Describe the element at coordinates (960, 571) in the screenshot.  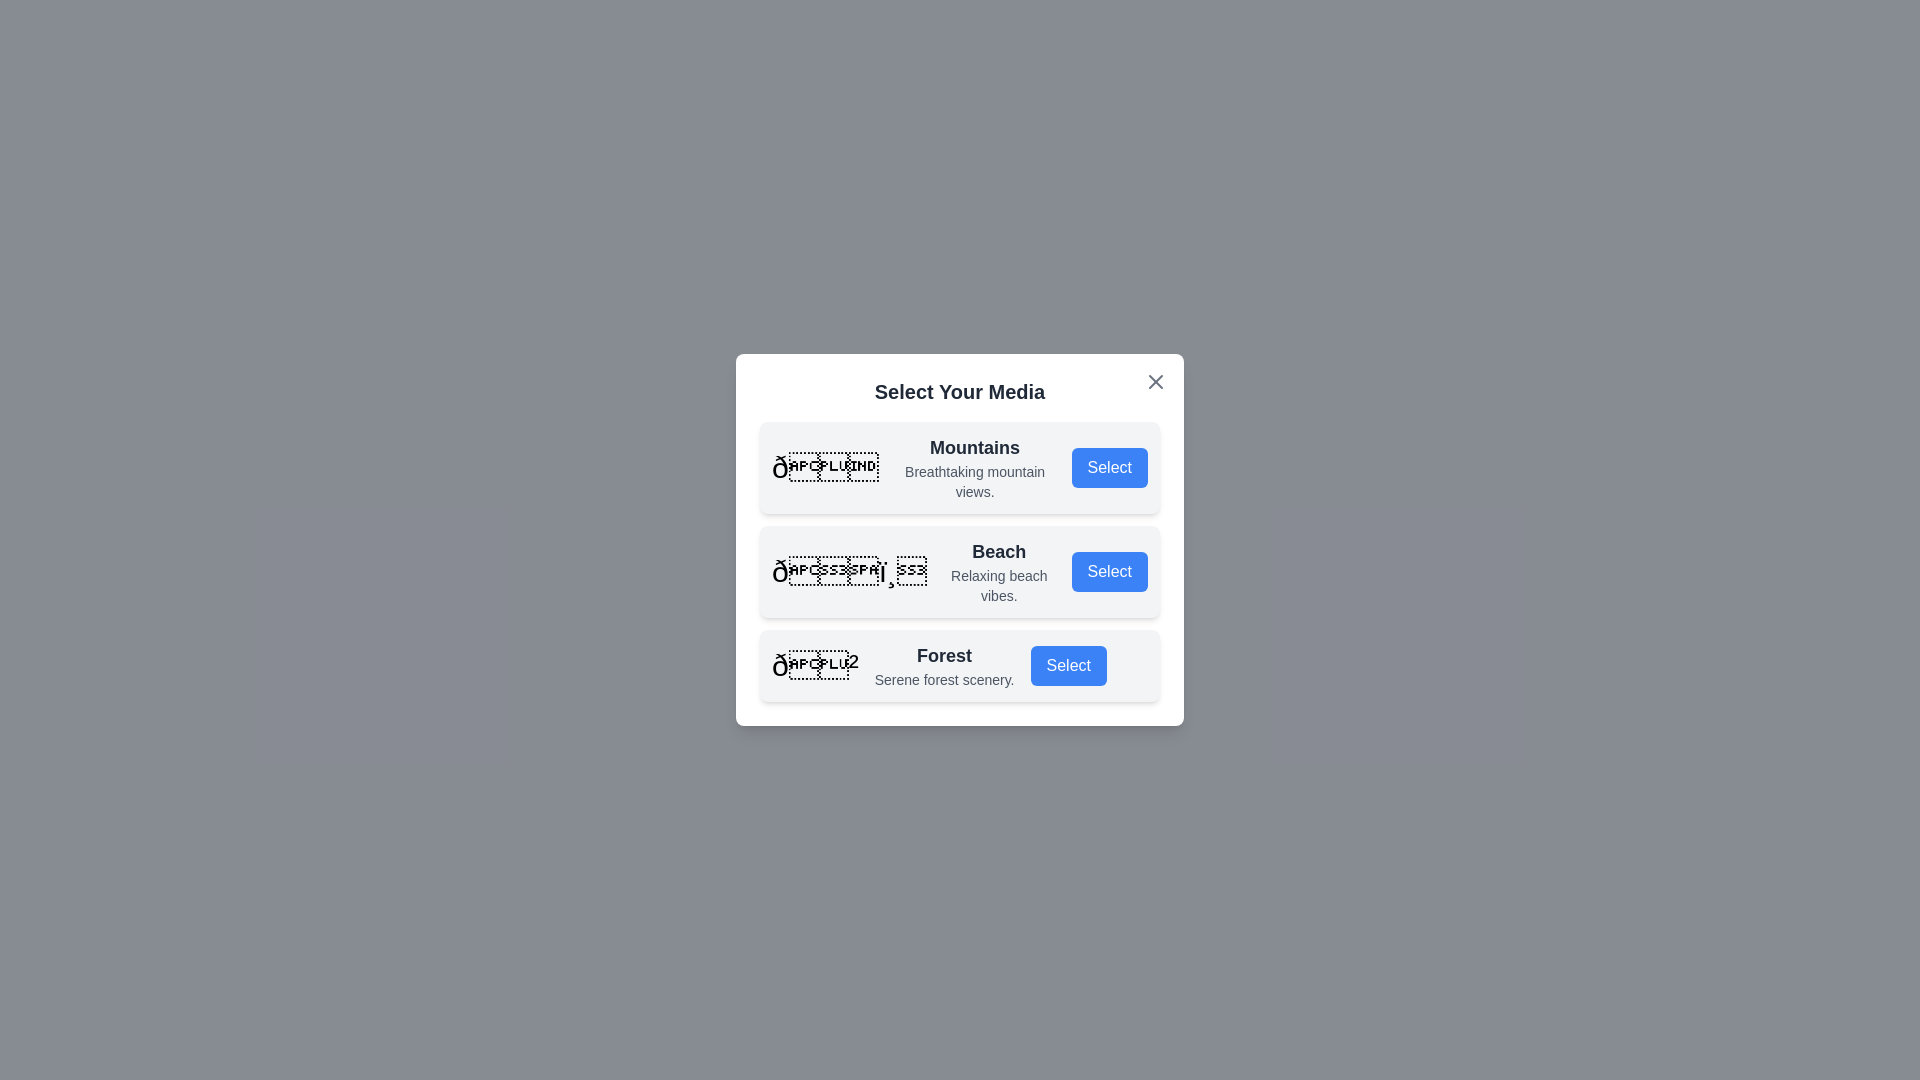
I see `the media option titled Beach to inspect its details visually` at that location.